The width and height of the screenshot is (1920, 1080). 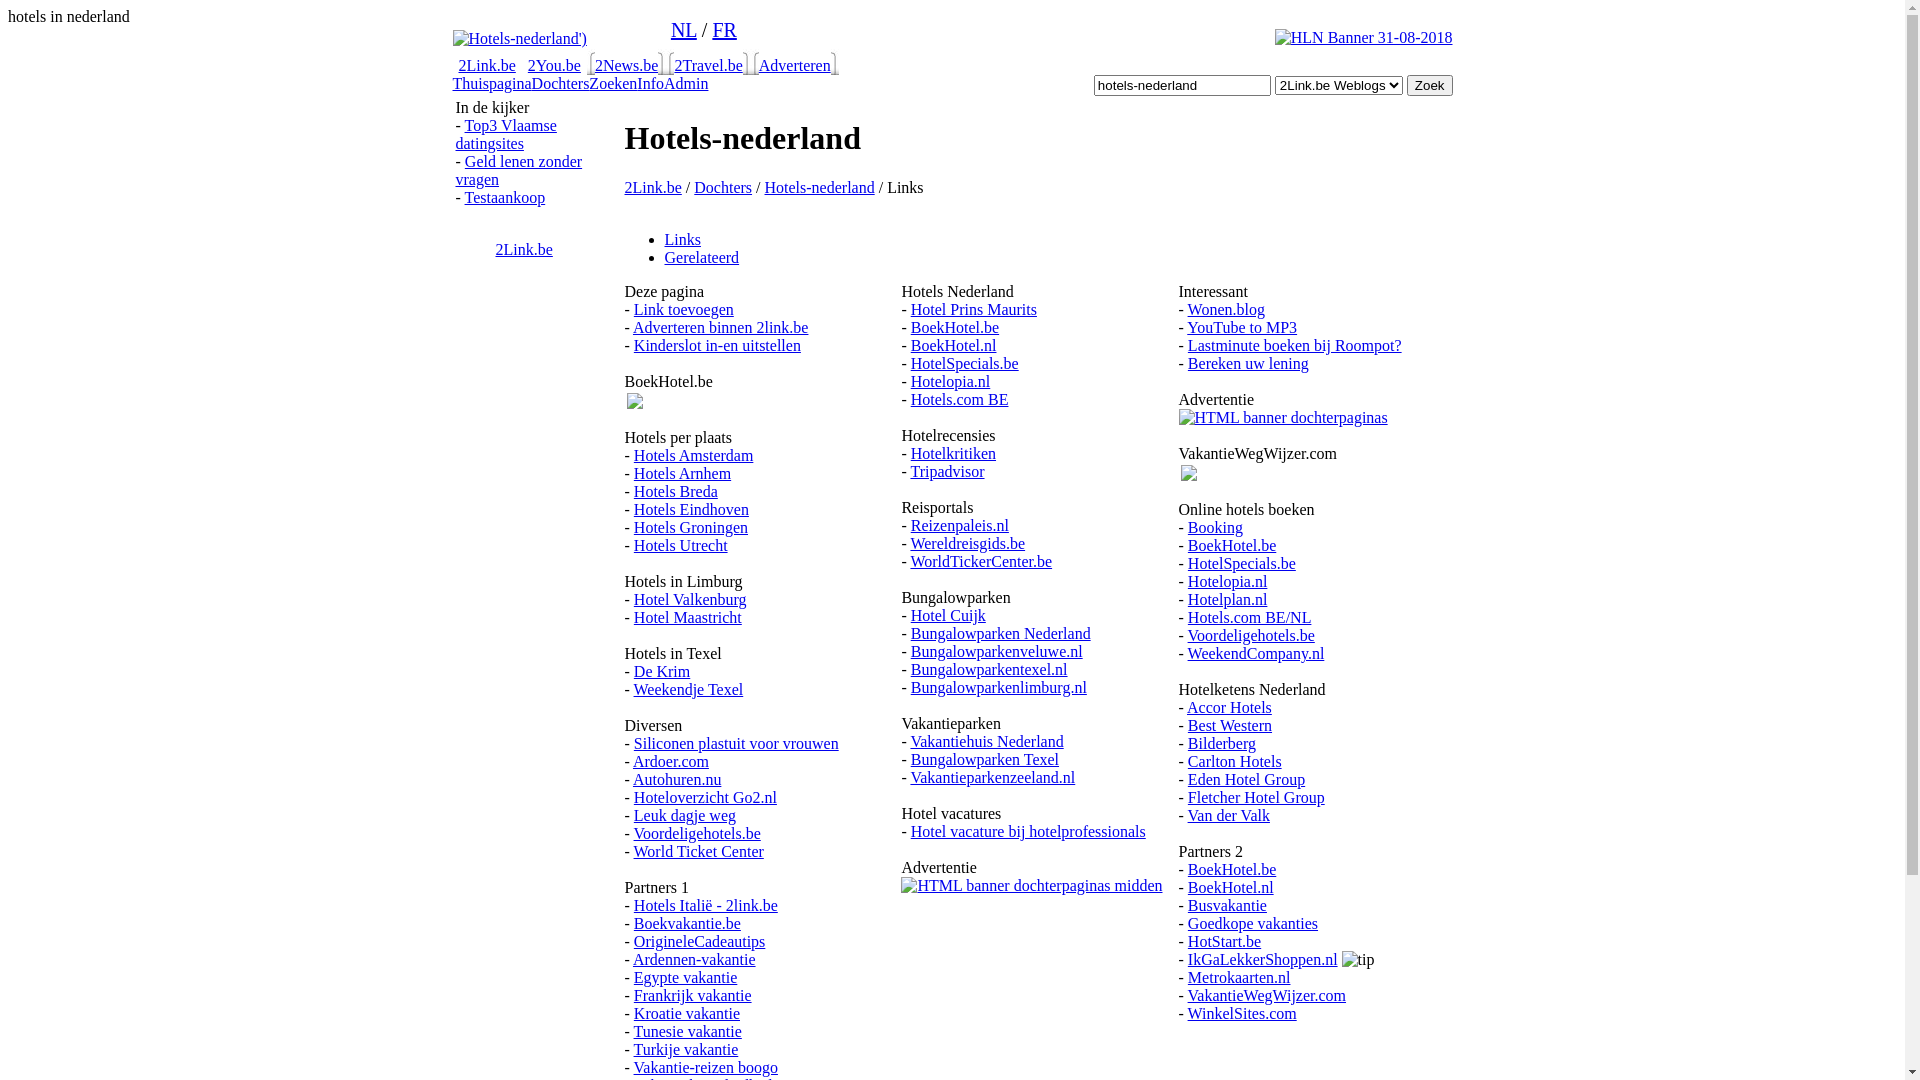 I want to click on 'WinkelSites.com', so click(x=1188, y=1013).